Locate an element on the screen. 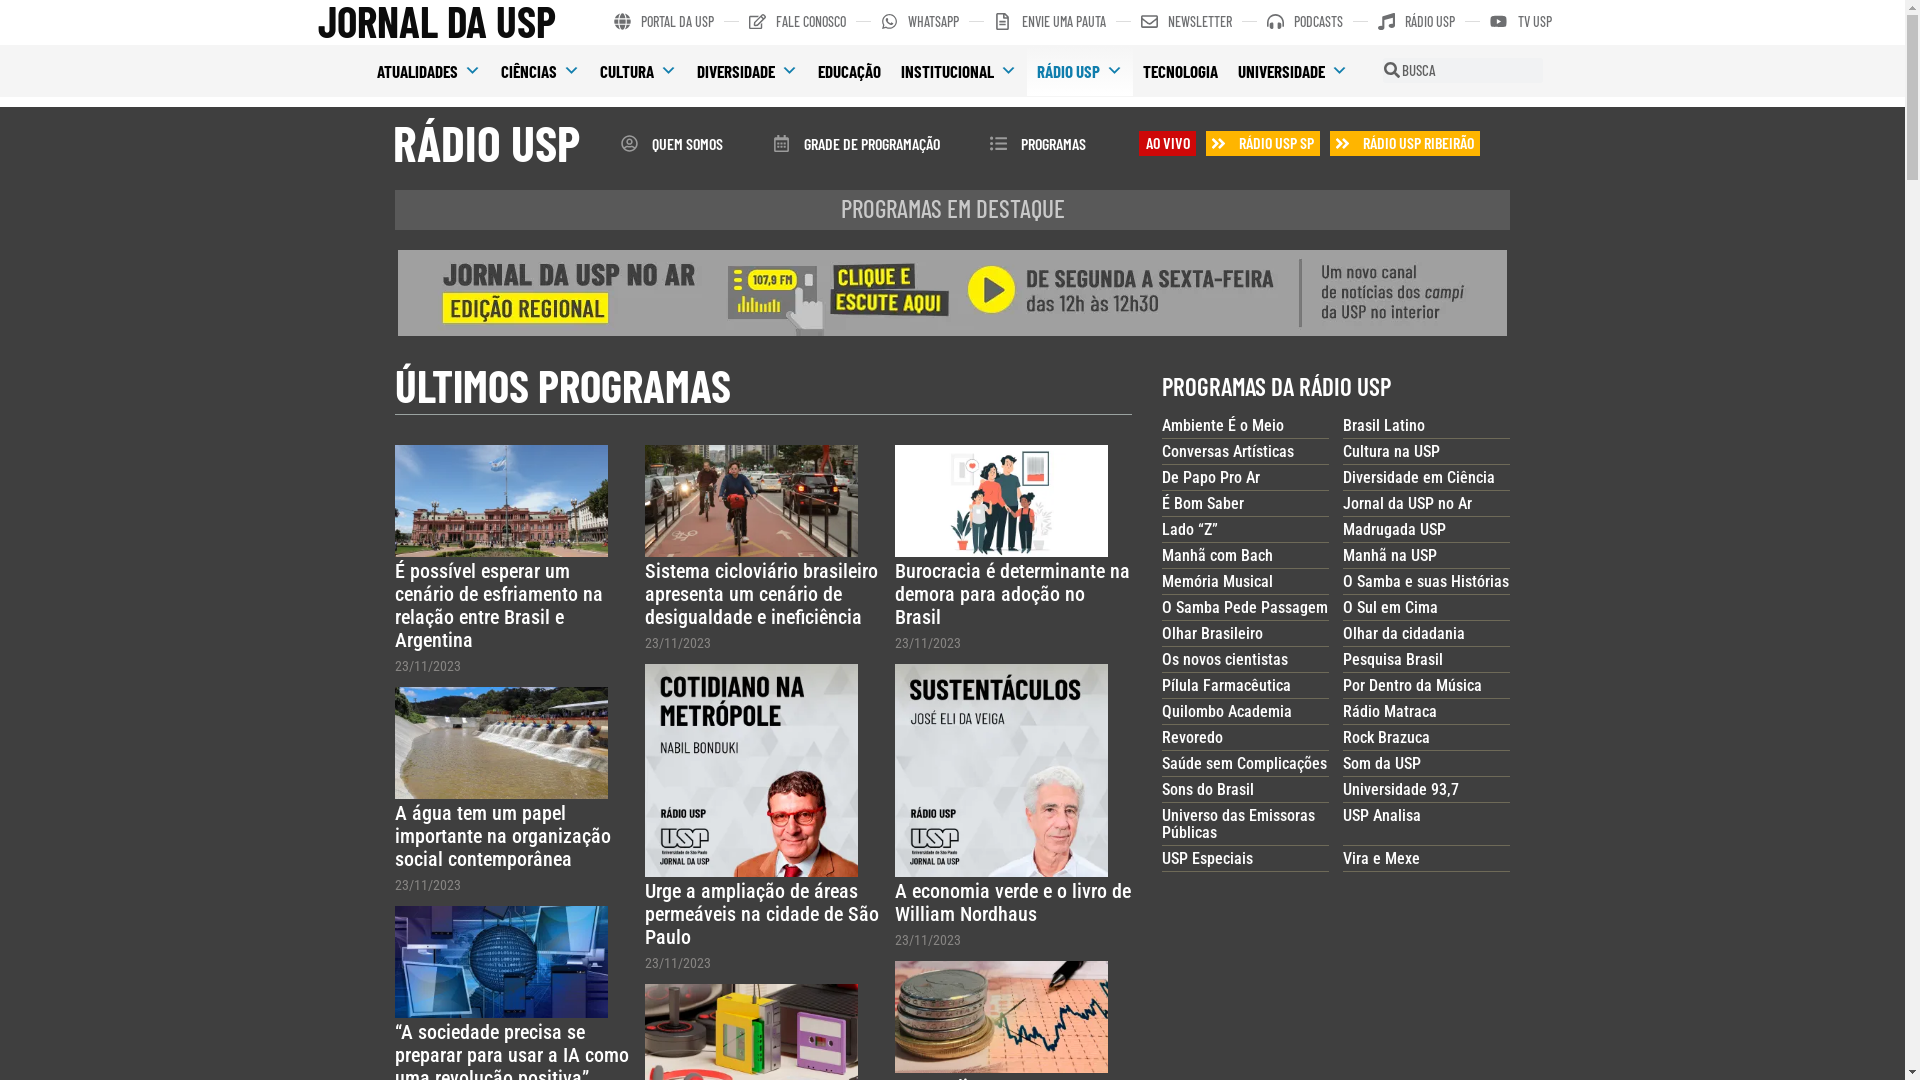  'Quilombo Academia' is located at coordinates (1226, 710).